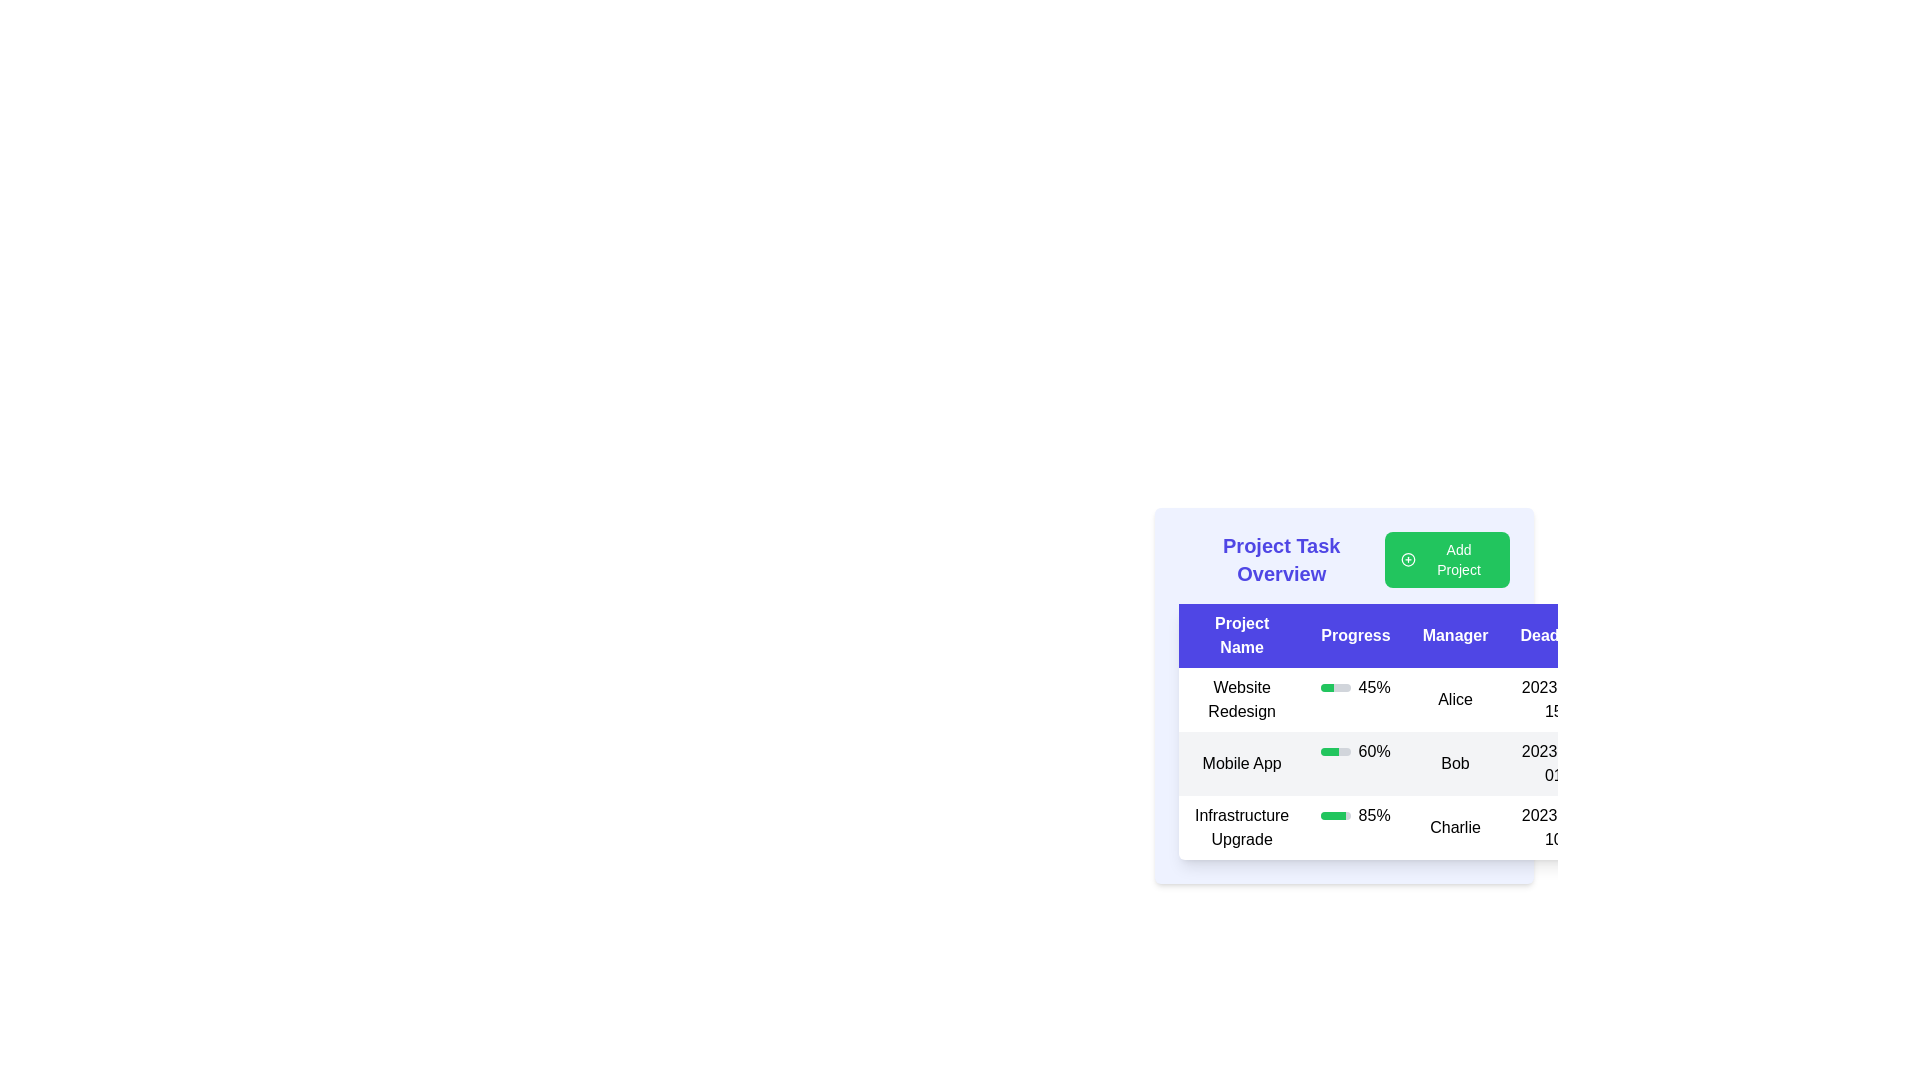 This screenshot has width=1920, height=1080. I want to click on the progress bar indicating 60% completion located in the 'Mobile App' row under the 'Progress' column of the table, positioned to the left of the text 'Bob', so click(1355, 752).